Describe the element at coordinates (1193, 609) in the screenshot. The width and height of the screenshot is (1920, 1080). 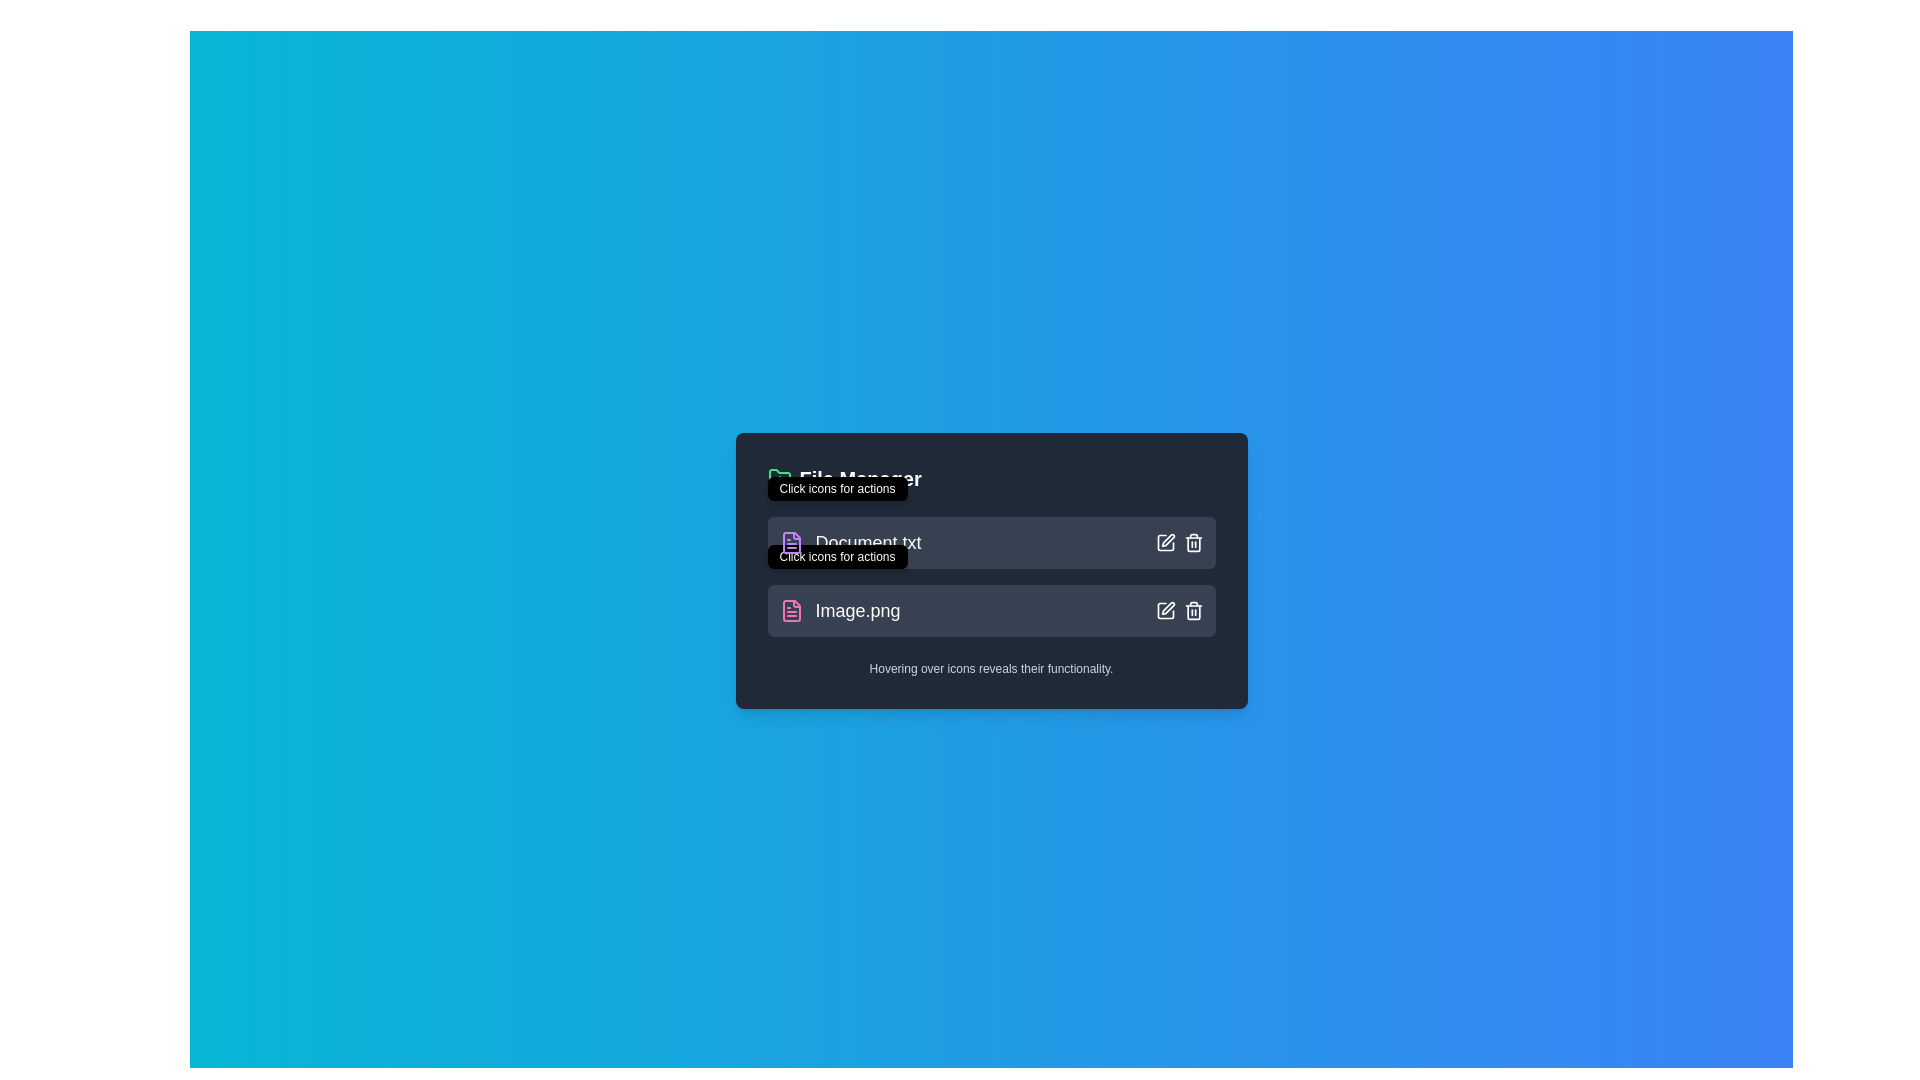
I see `the trash can icon button located in the second row of action icons, associated with deleting the item labeled 'Image.png'` at that location.